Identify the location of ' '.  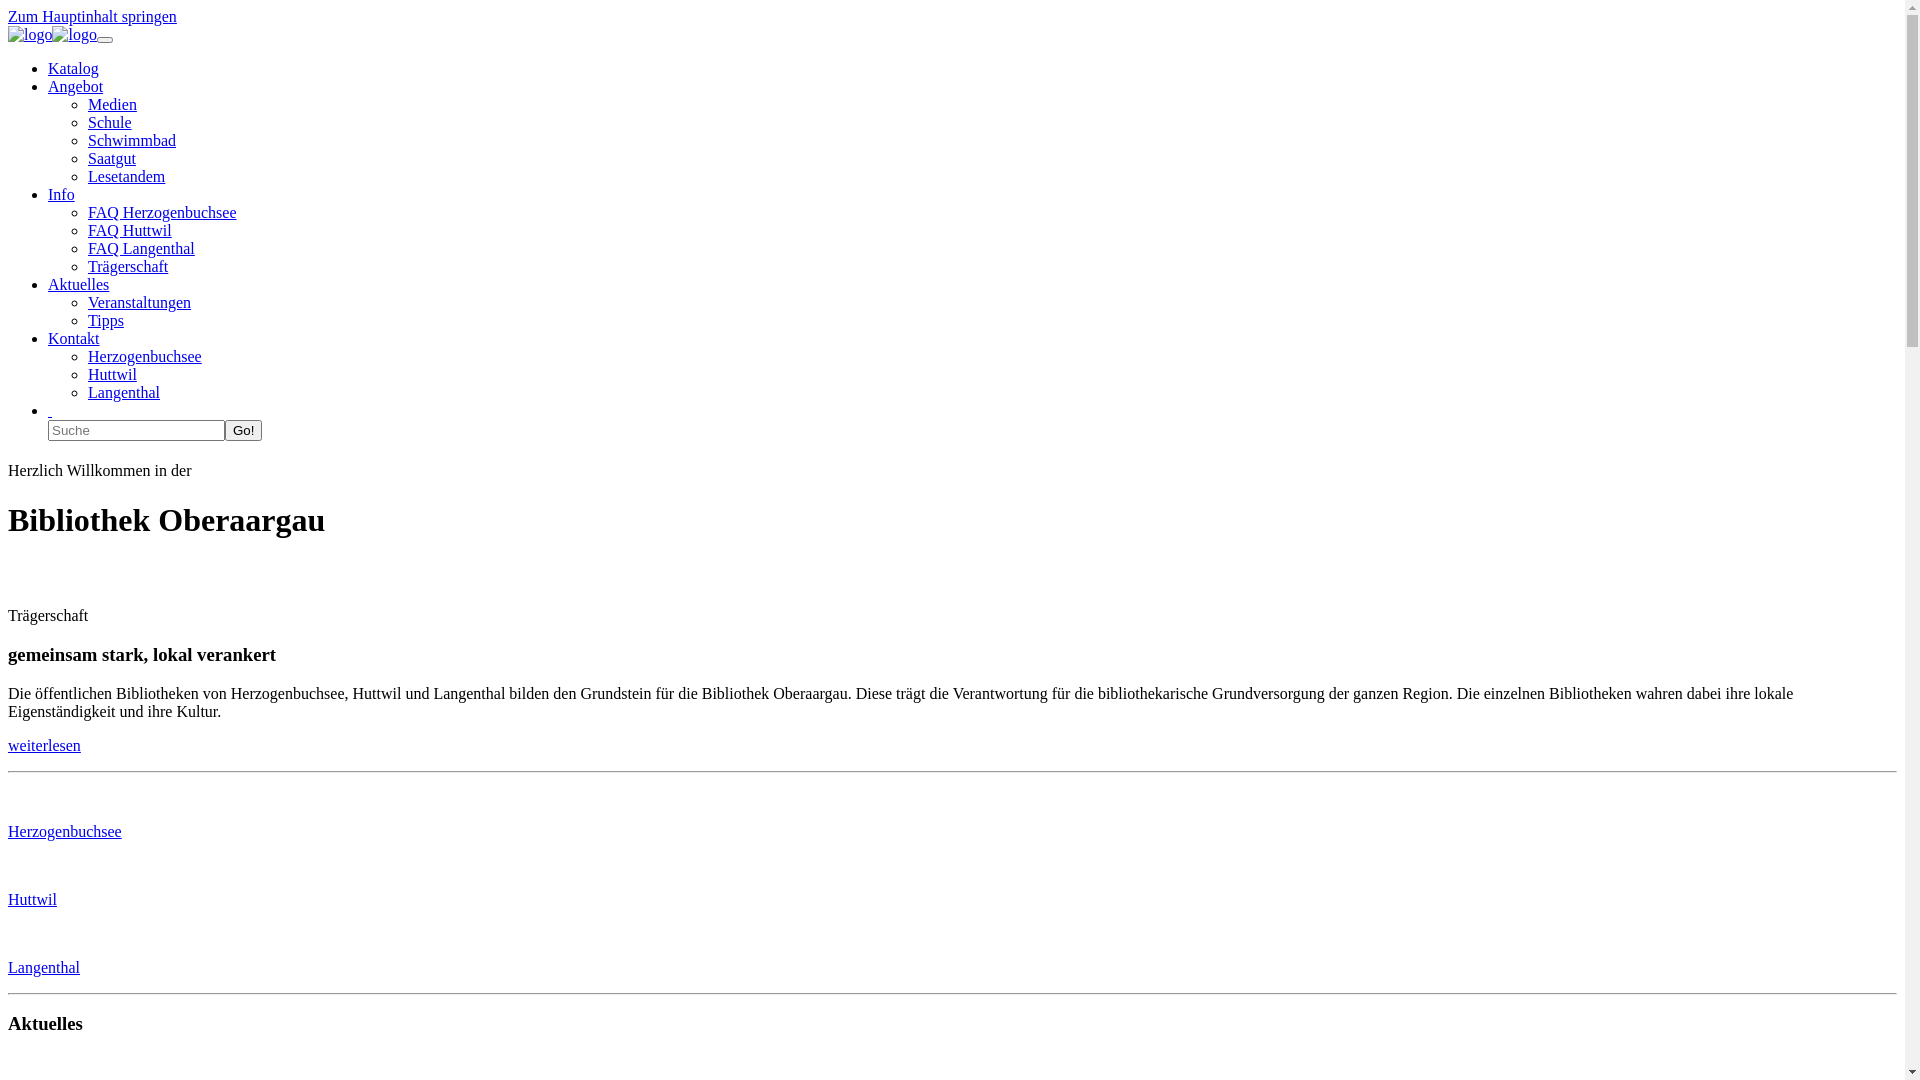
(49, 409).